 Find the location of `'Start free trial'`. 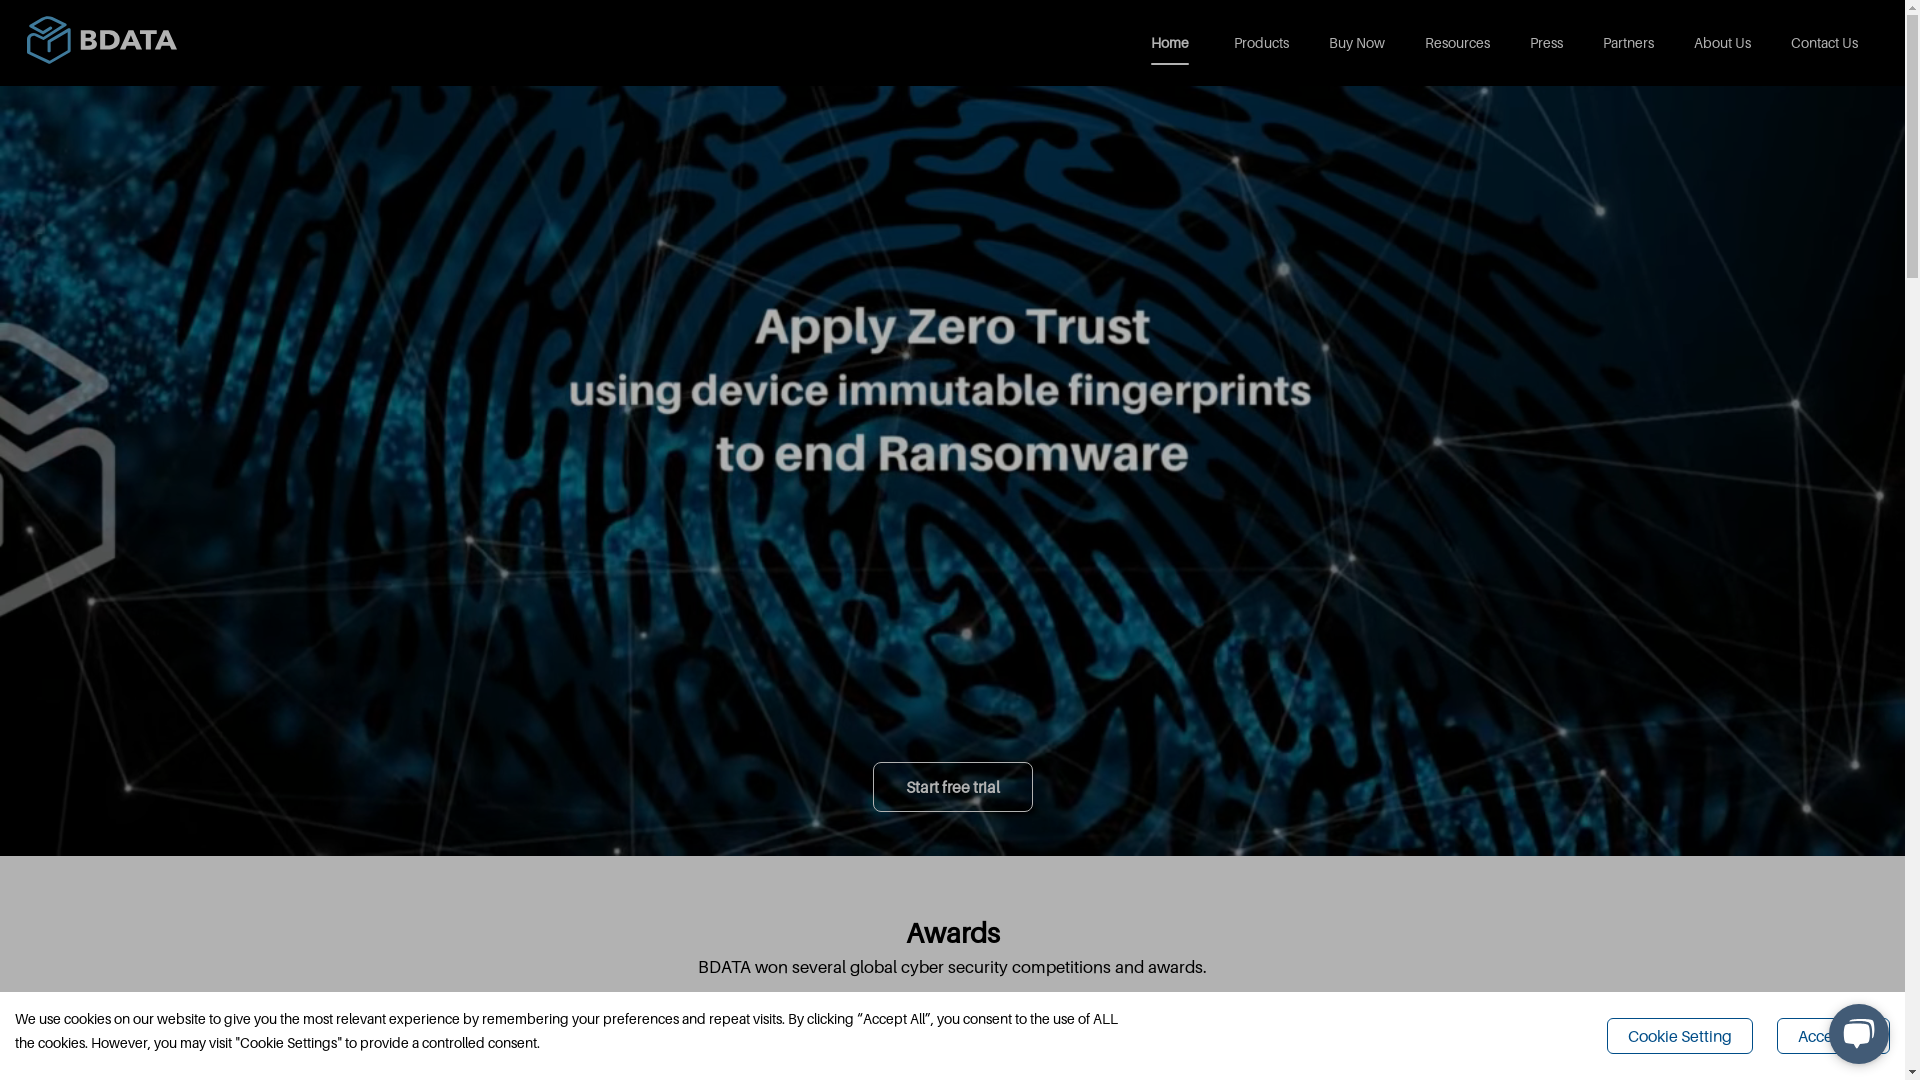

'Start free trial' is located at coordinates (950, 785).